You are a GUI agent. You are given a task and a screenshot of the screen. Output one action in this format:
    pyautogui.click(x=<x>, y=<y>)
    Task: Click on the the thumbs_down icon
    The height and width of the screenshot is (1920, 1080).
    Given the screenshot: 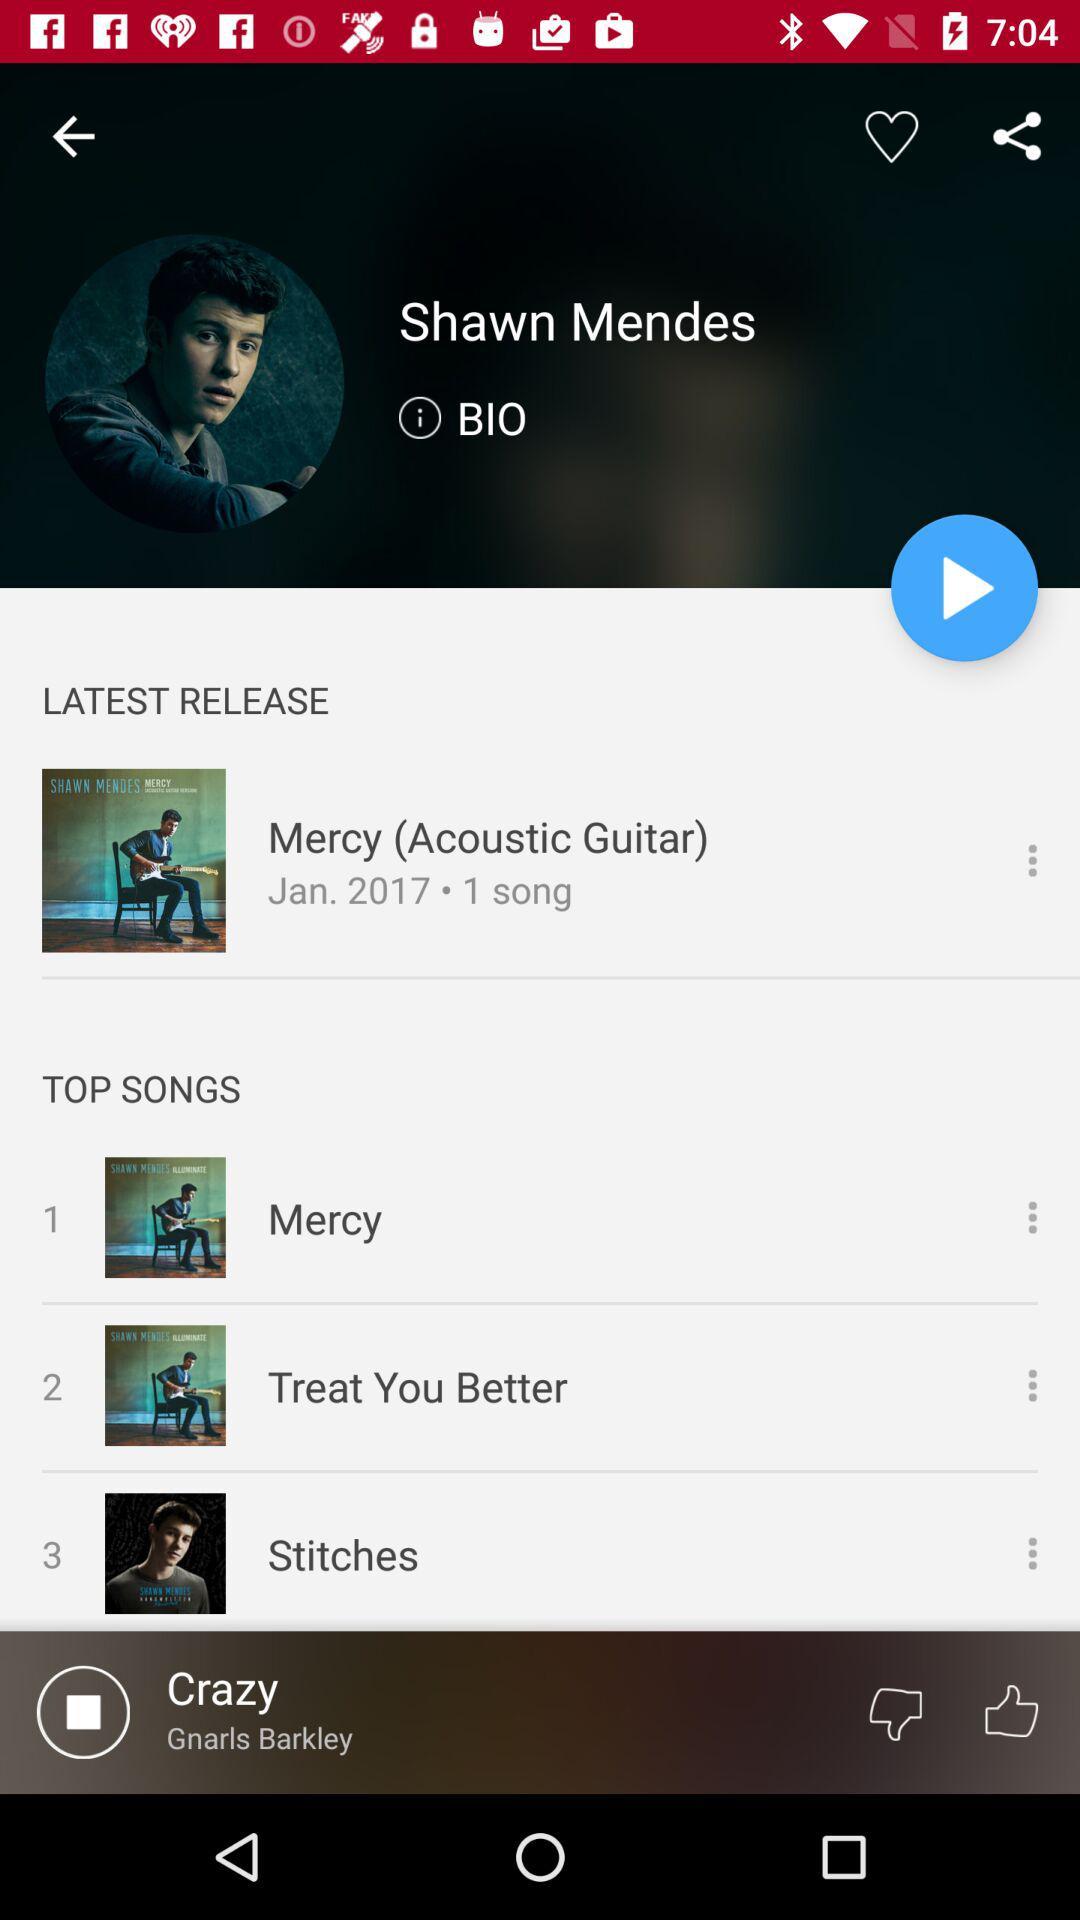 What is the action you would take?
    pyautogui.click(x=894, y=1711)
    